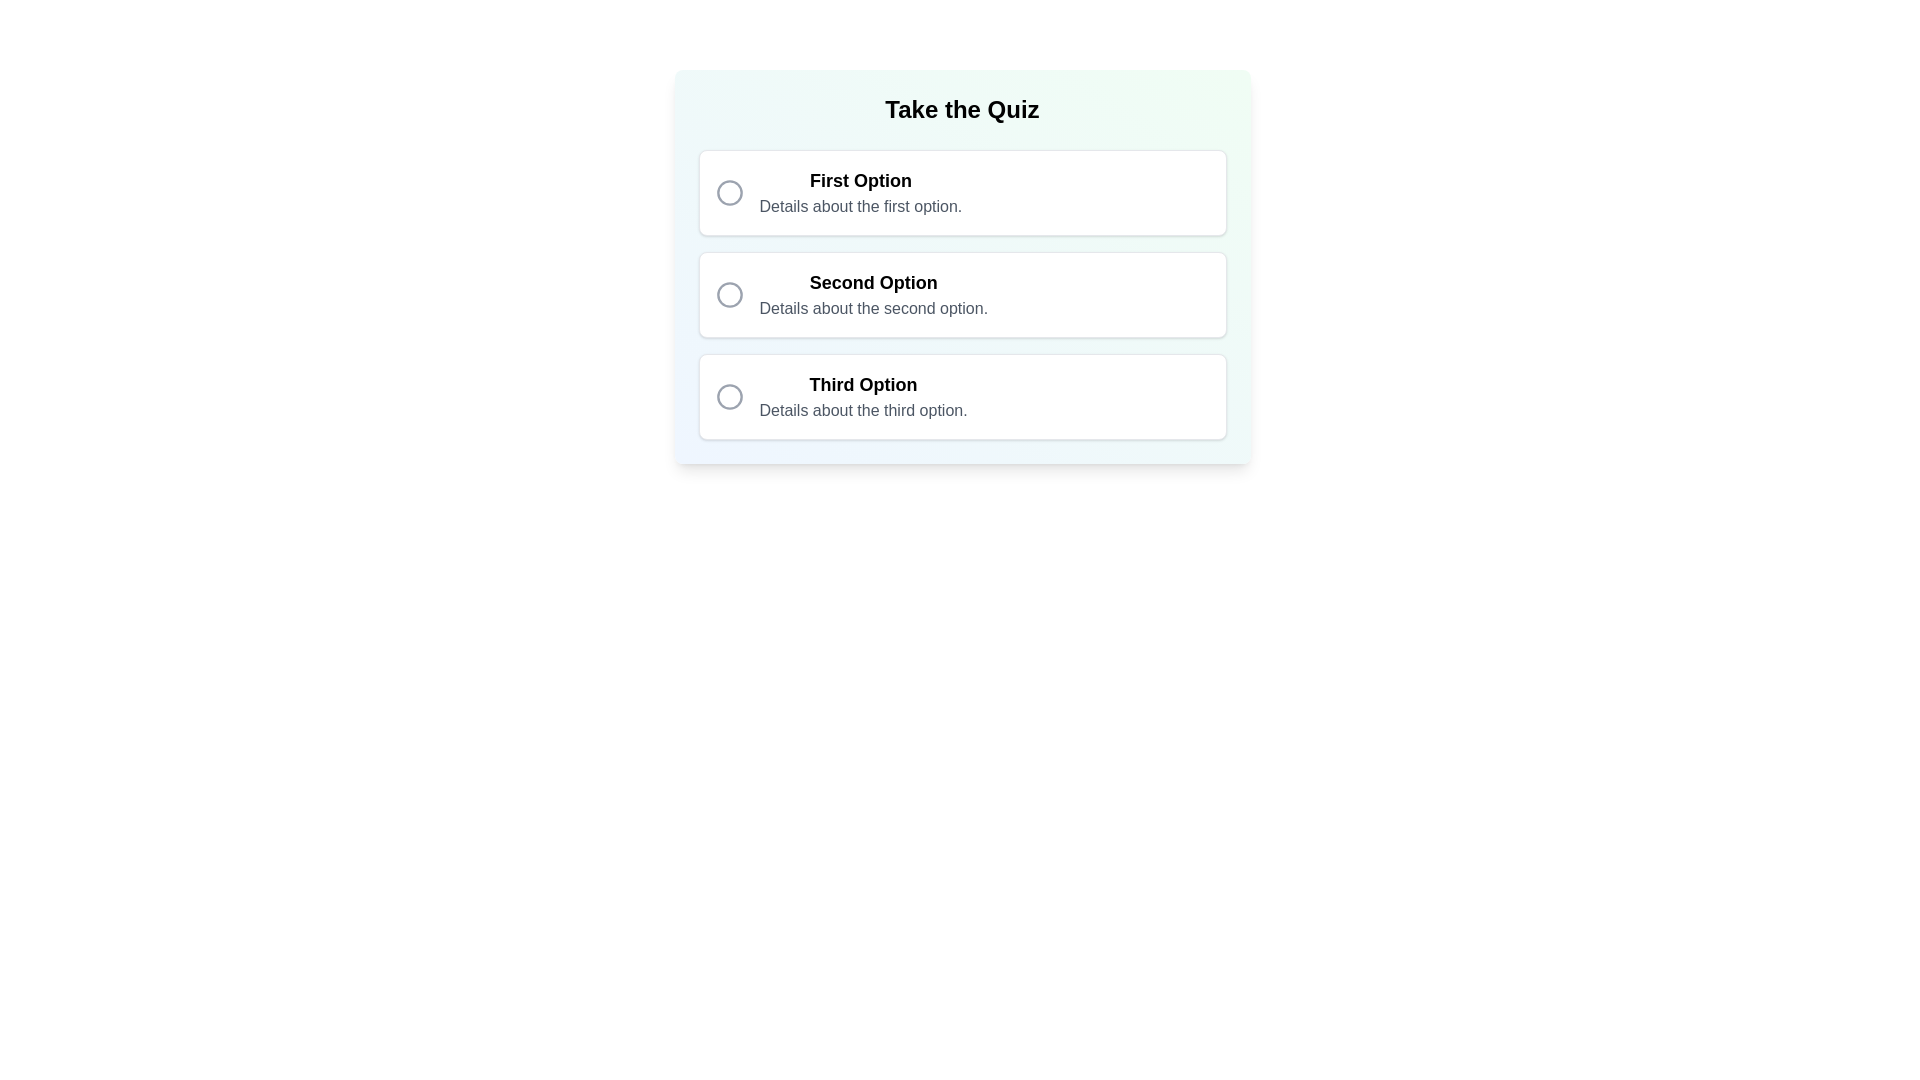  What do you see at coordinates (728, 397) in the screenshot?
I see `the circular radio button indicator located in the 'Third Option' section, positioned to the left of the text 'Third Option Details about the third option.'` at bounding box center [728, 397].